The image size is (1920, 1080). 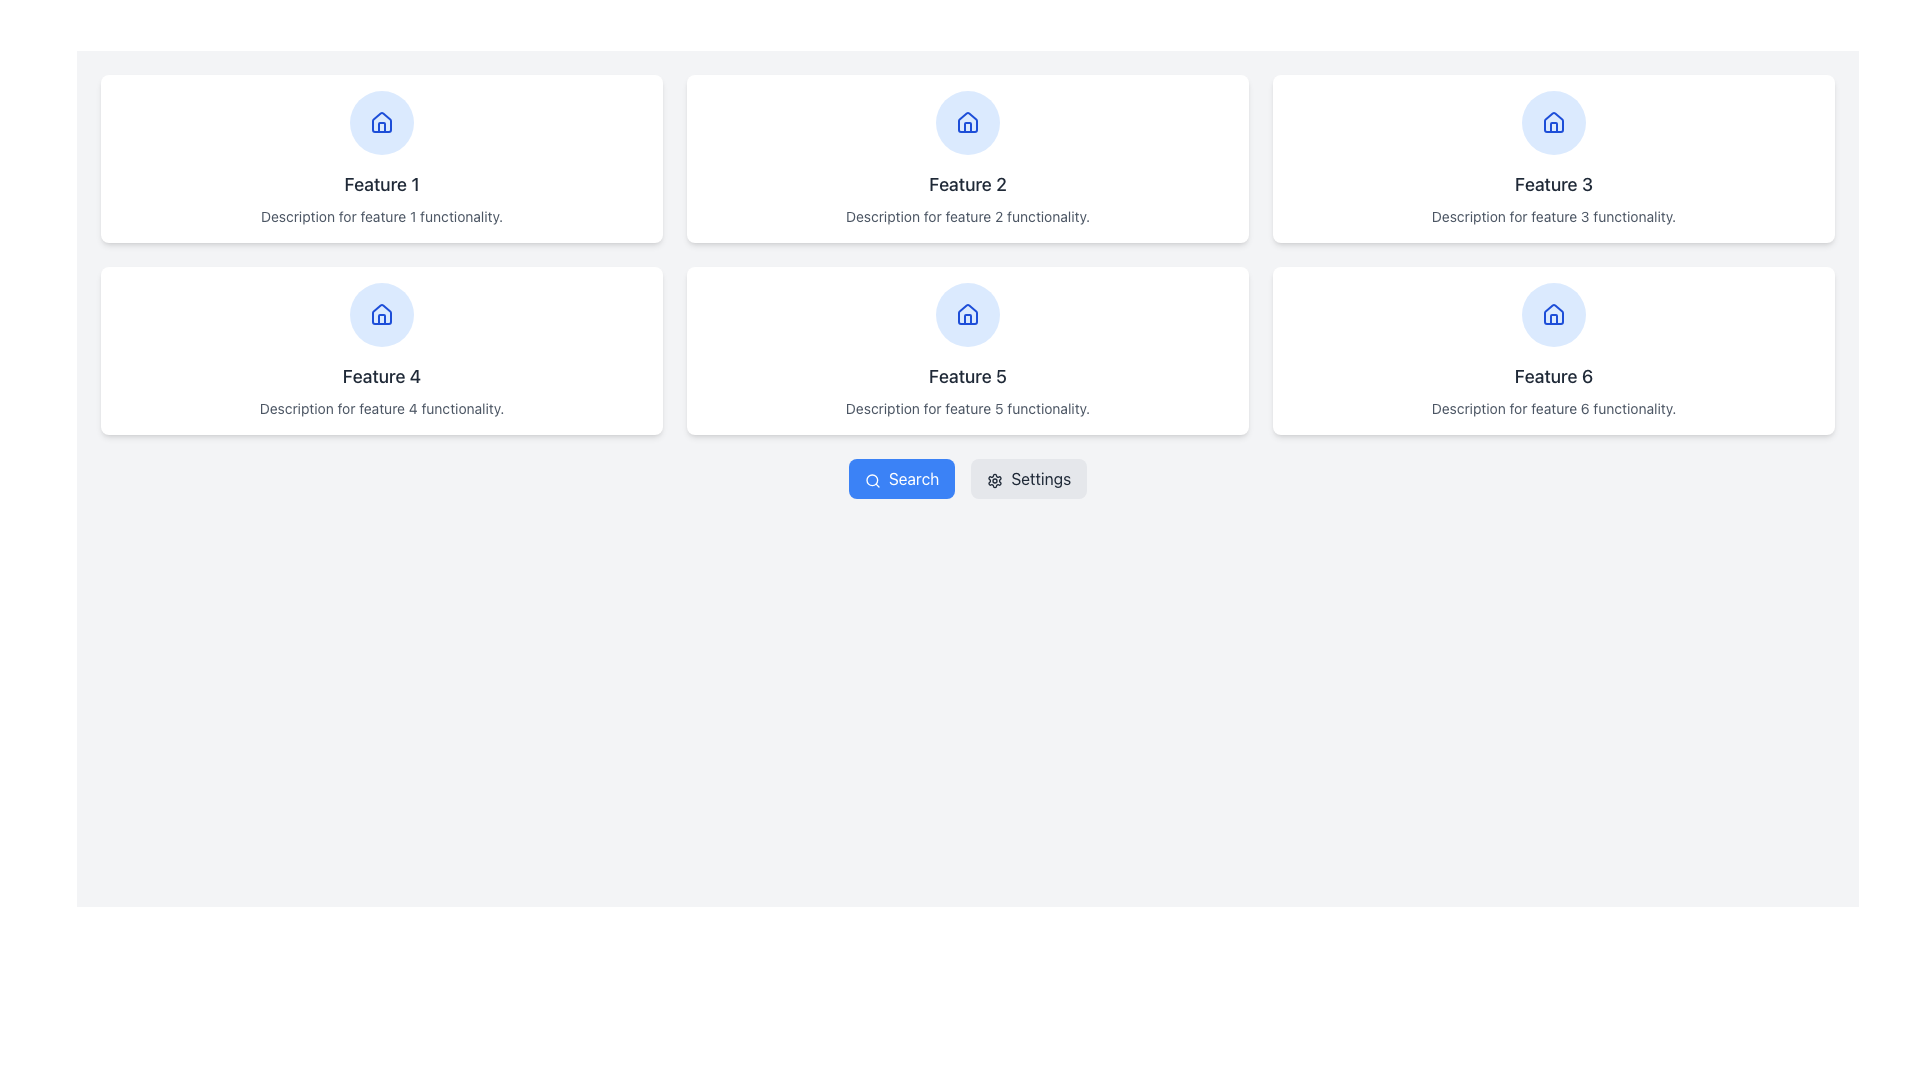 What do you see at coordinates (1029, 478) in the screenshot?
I see `the 'Settings' button, which is a rounded rectangle with a gray background and a gear icon on the left, located below a grid of feature cards on the right side of the layout` at bounding box center [1029, 478].